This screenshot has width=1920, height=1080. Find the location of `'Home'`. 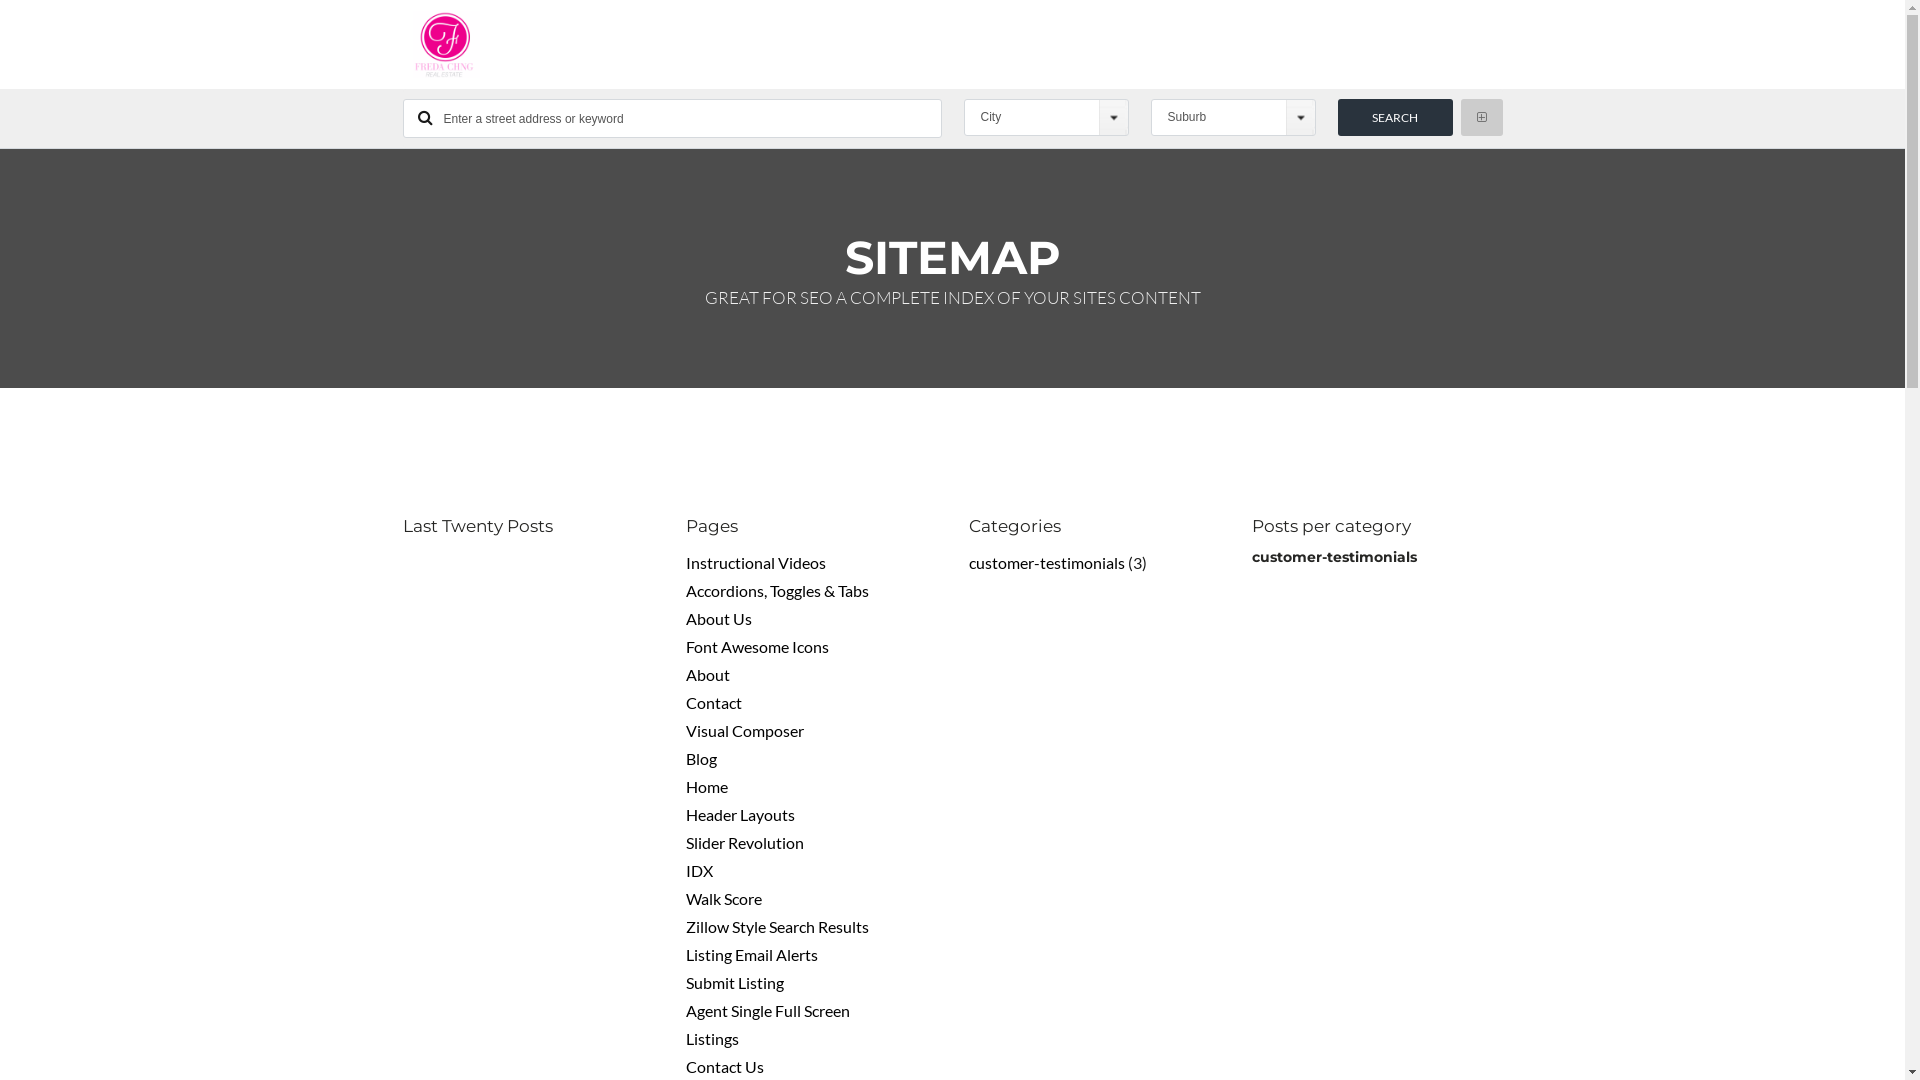

'Home' is located at coordinates (706, 785).